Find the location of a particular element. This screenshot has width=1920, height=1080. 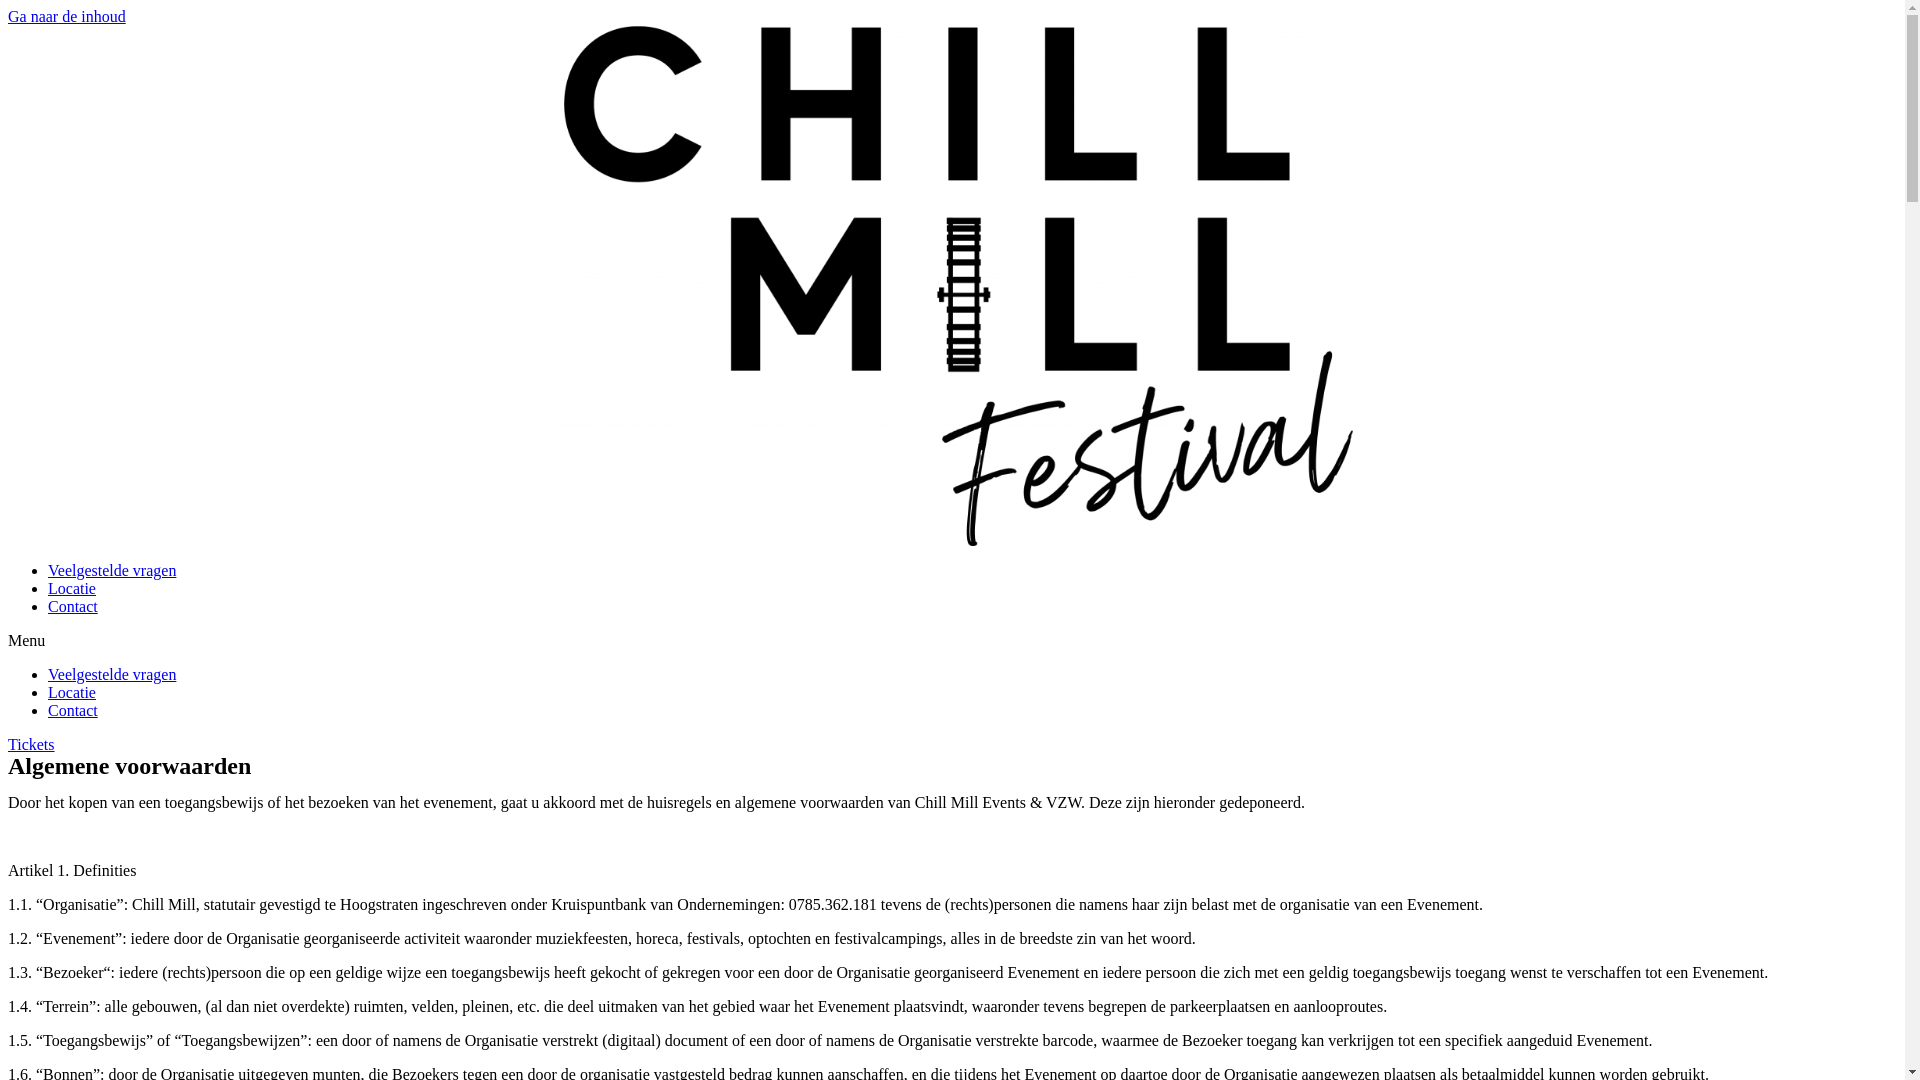

'Ga naar de inhoud' is located at coordinates (67, 16).